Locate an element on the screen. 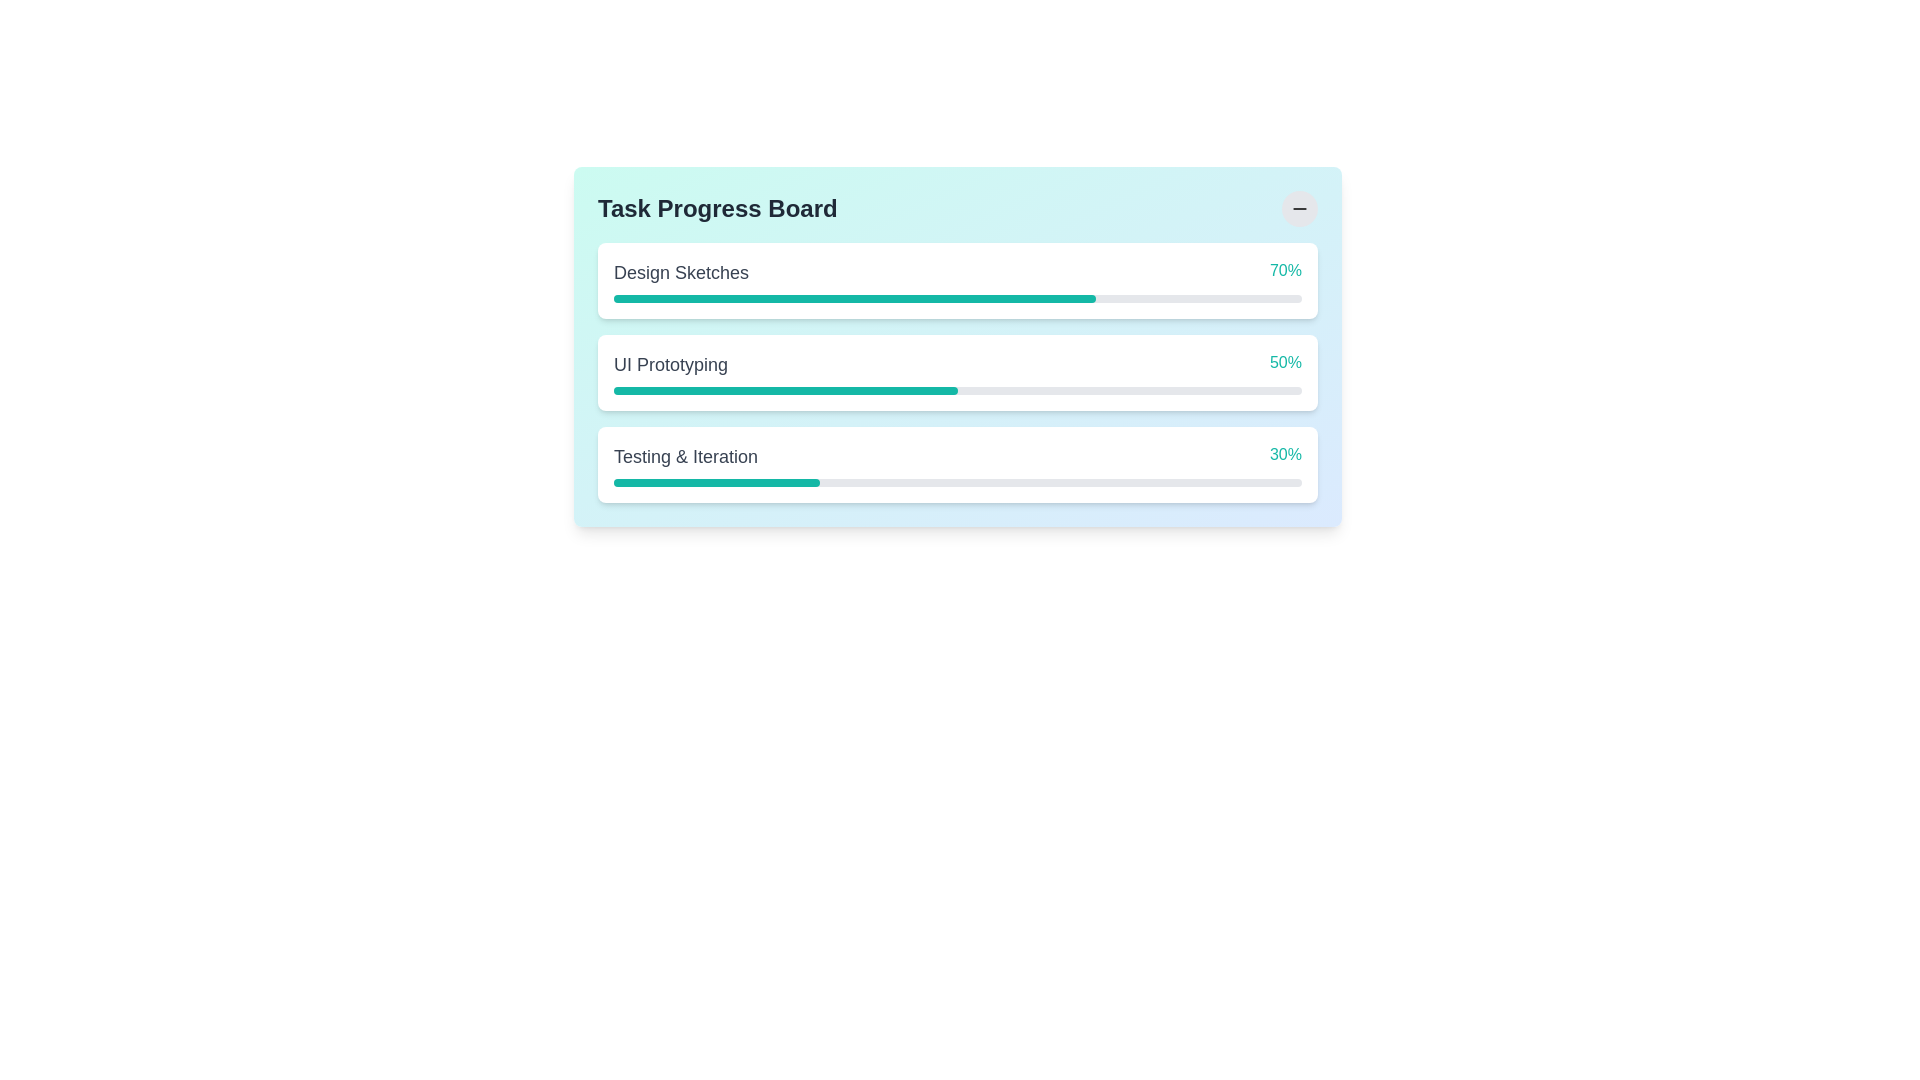 This screenshot has width=1920, height=1080. the Progress Bar indicating 30% completion for the 'Testing & Iteration' task, located in the bottom section of the task progress board interface is located at coordinates (957, 482).